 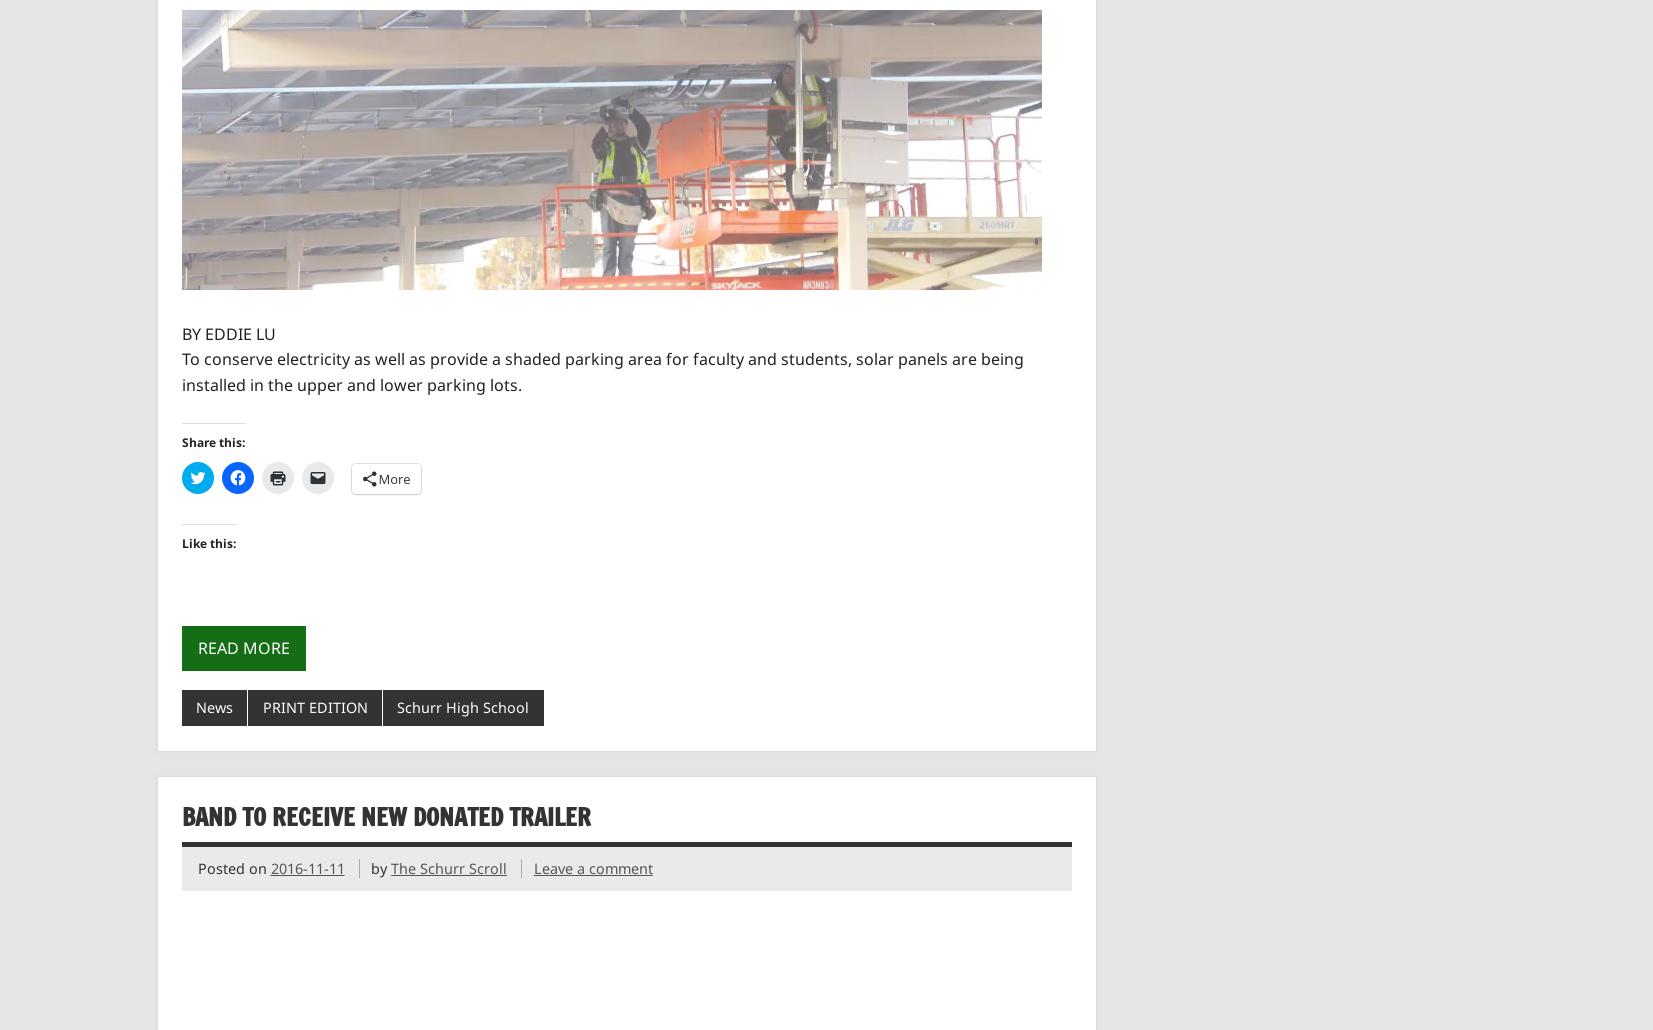 I want to click on 'Leave a comment', so click(x=591, y=868).